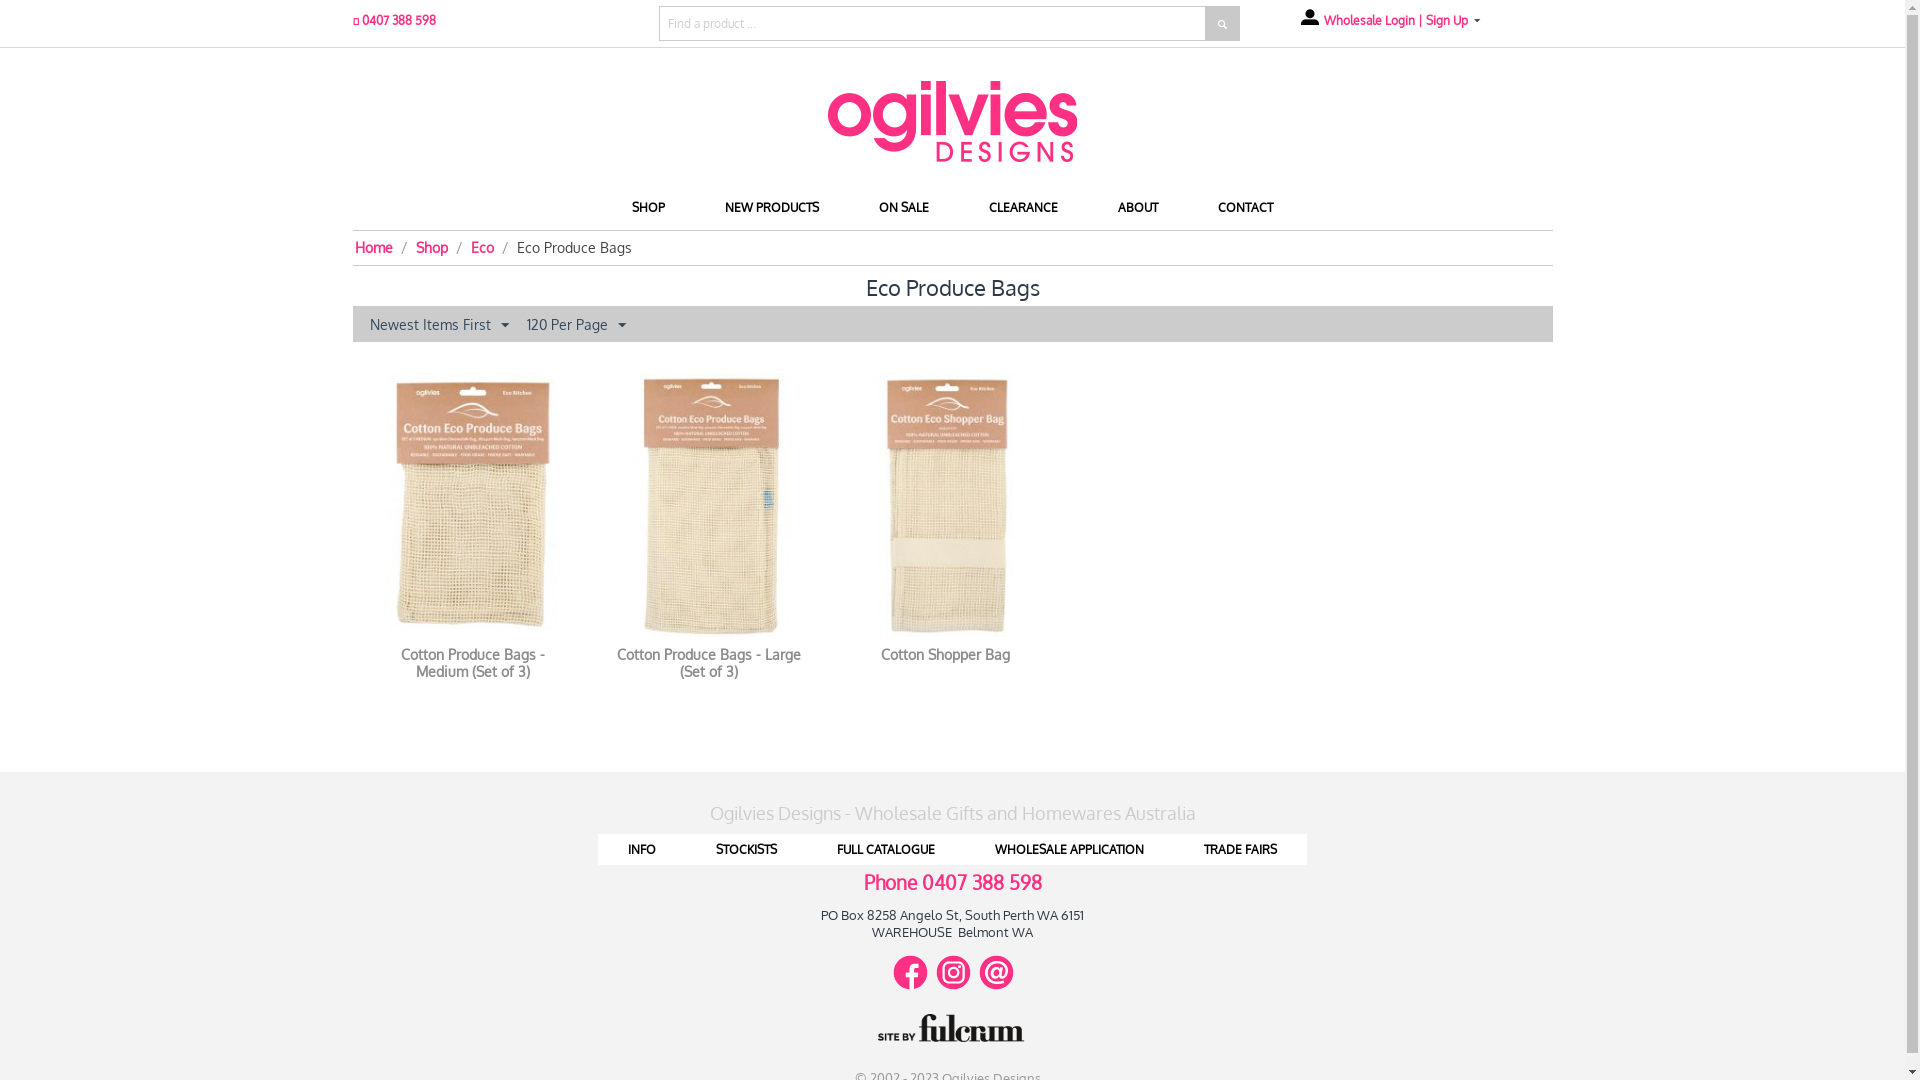  I want to click on 'TRADE FAIRS', so click(1239, 849).